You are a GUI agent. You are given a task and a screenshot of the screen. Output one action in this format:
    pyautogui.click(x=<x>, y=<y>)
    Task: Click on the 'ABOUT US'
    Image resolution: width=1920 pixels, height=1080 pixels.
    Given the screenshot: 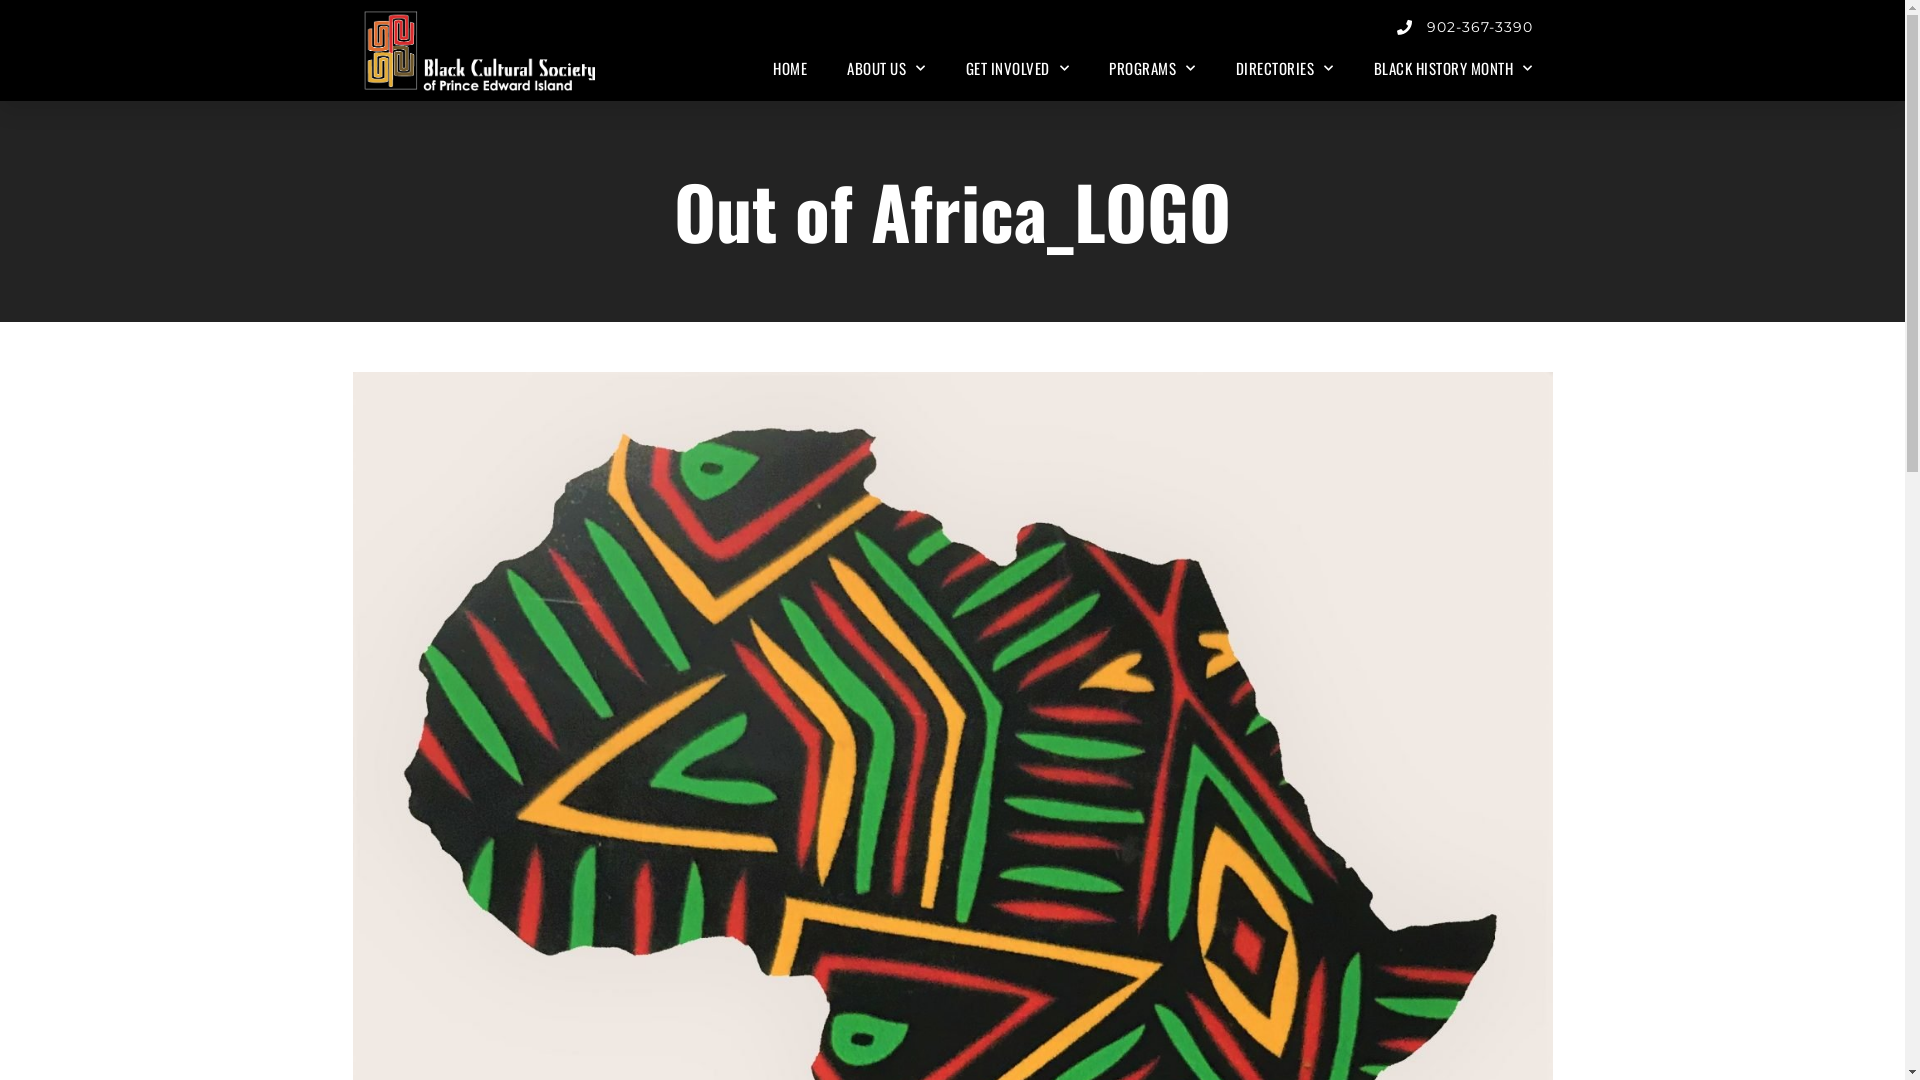 What is the action you would take?
    pyautogui.click(x=885, y=67)
    